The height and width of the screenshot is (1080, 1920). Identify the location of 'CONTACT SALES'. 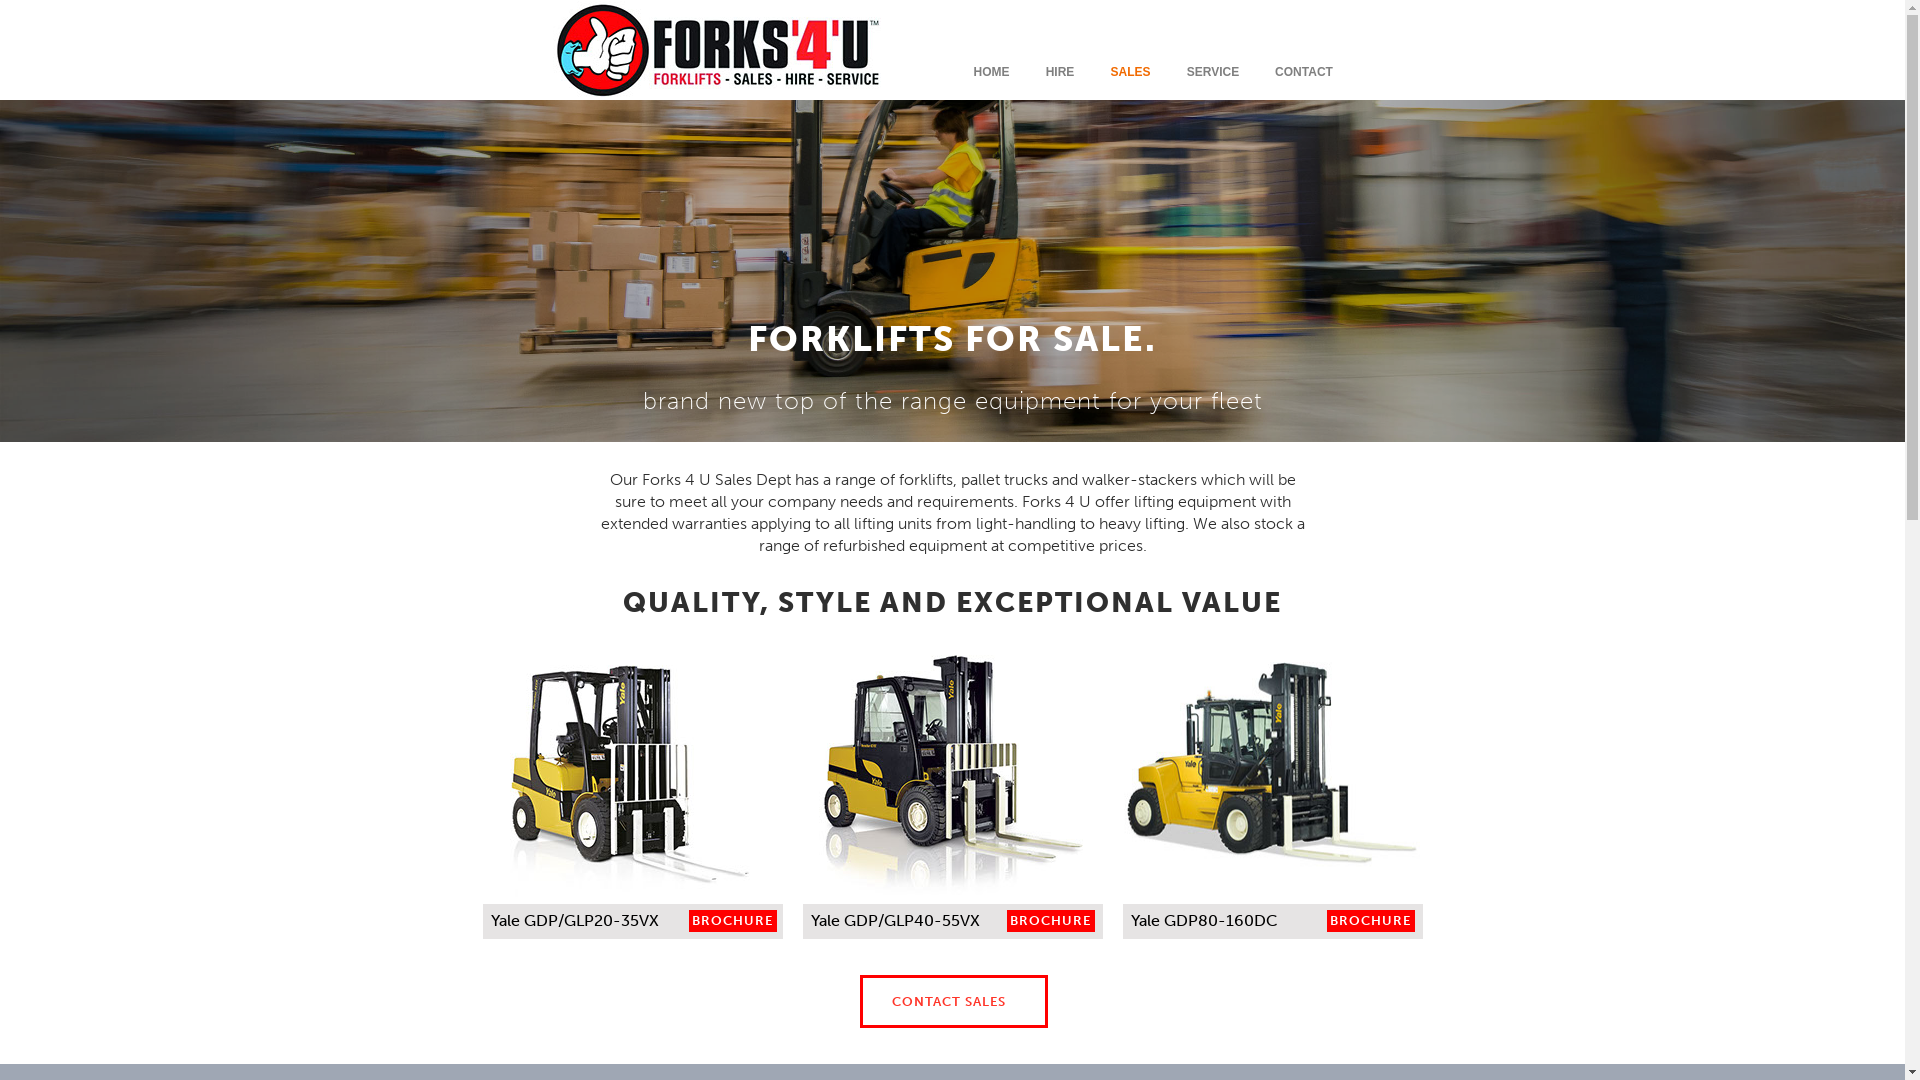
(953, 1001).